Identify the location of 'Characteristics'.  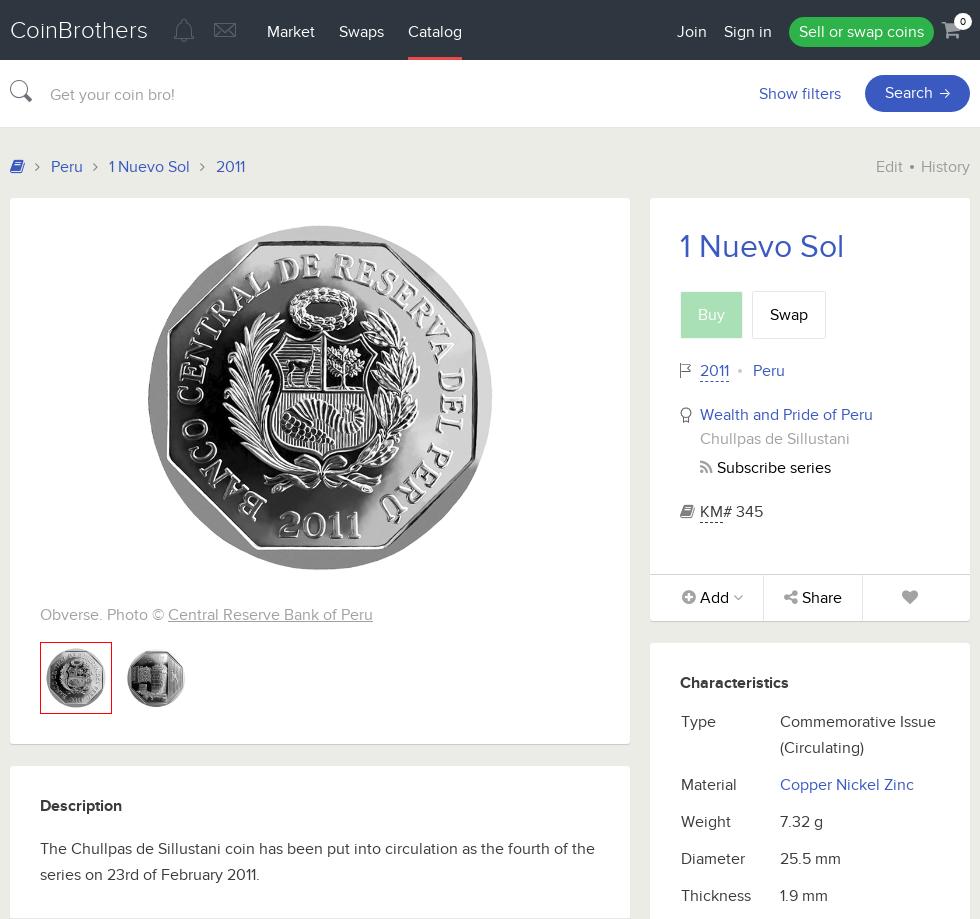
(734, 682).